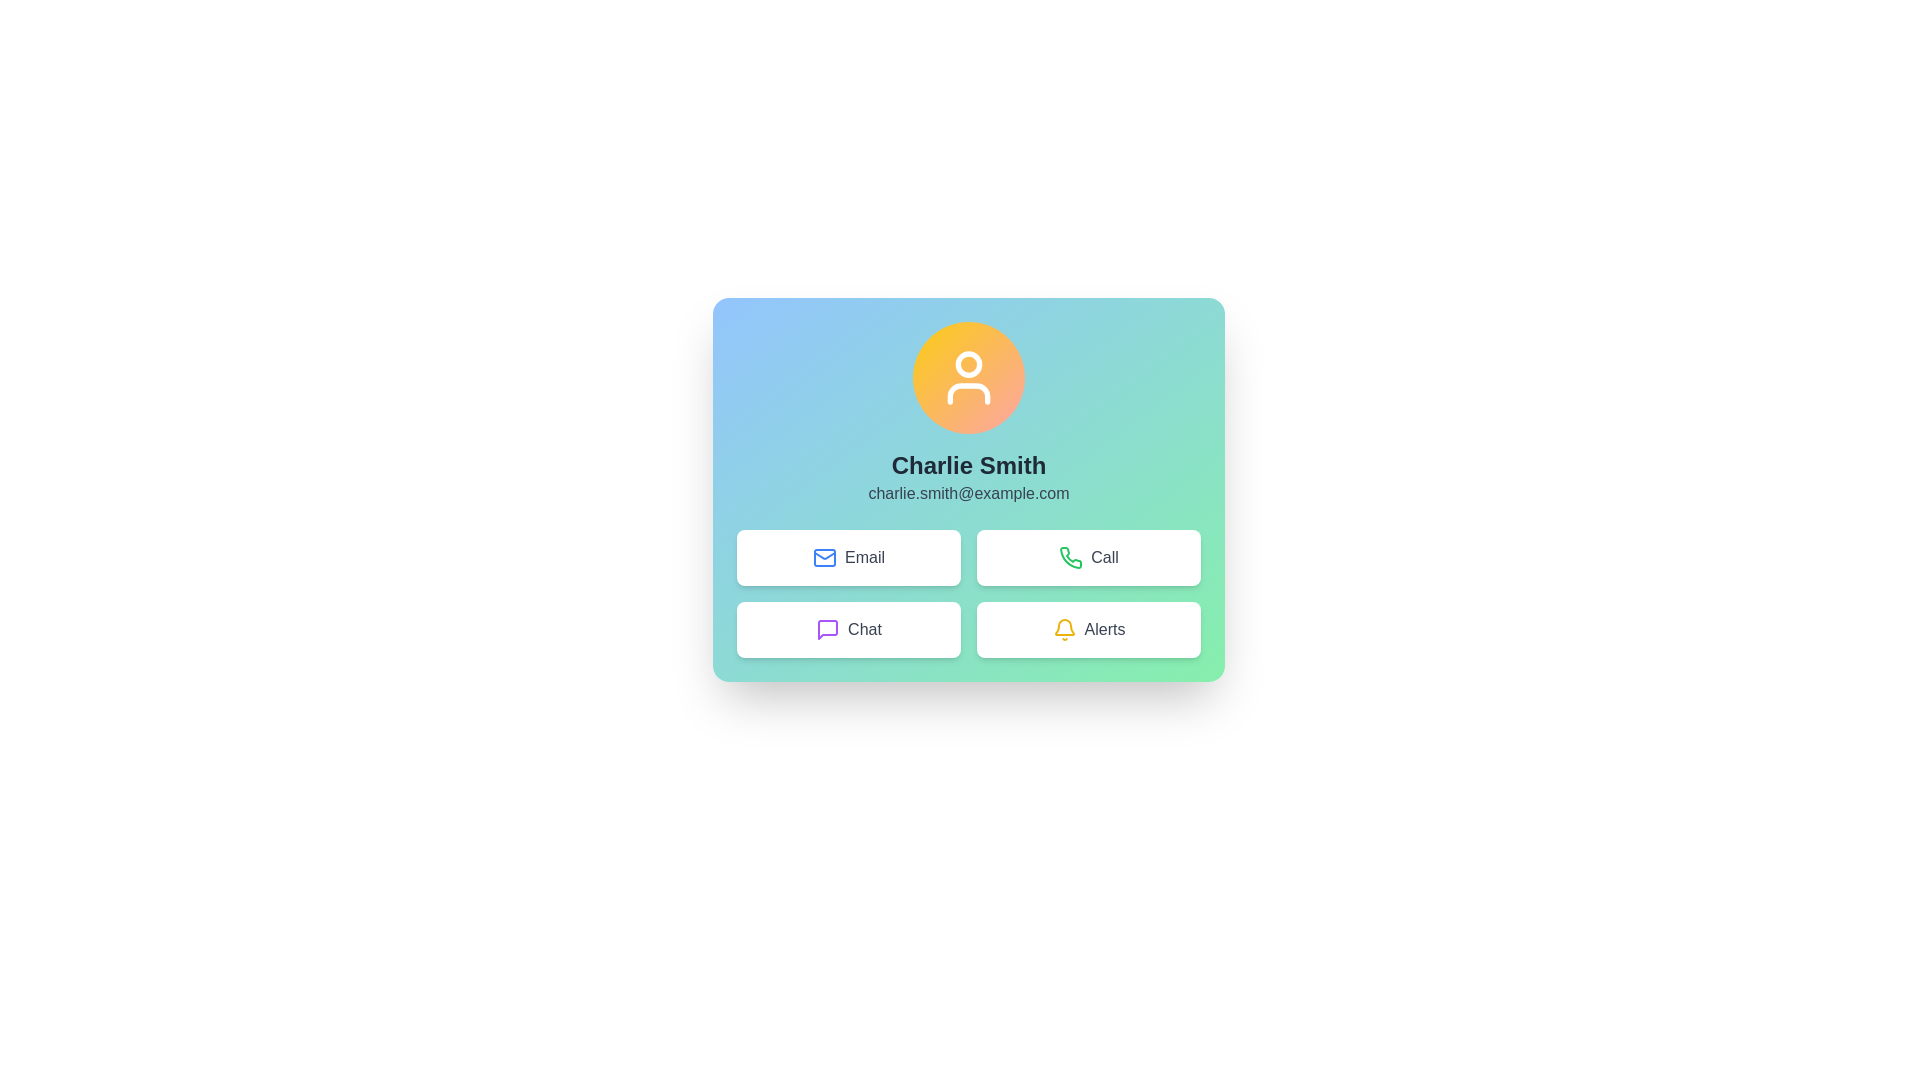  What do you see at coordinates (1063, 628) in the screenshot?
I see `the notification or alert icon located in the lower-right quadrant of the card, adjacent to the 'Alerts' text` at bounding box center [1063, 628].